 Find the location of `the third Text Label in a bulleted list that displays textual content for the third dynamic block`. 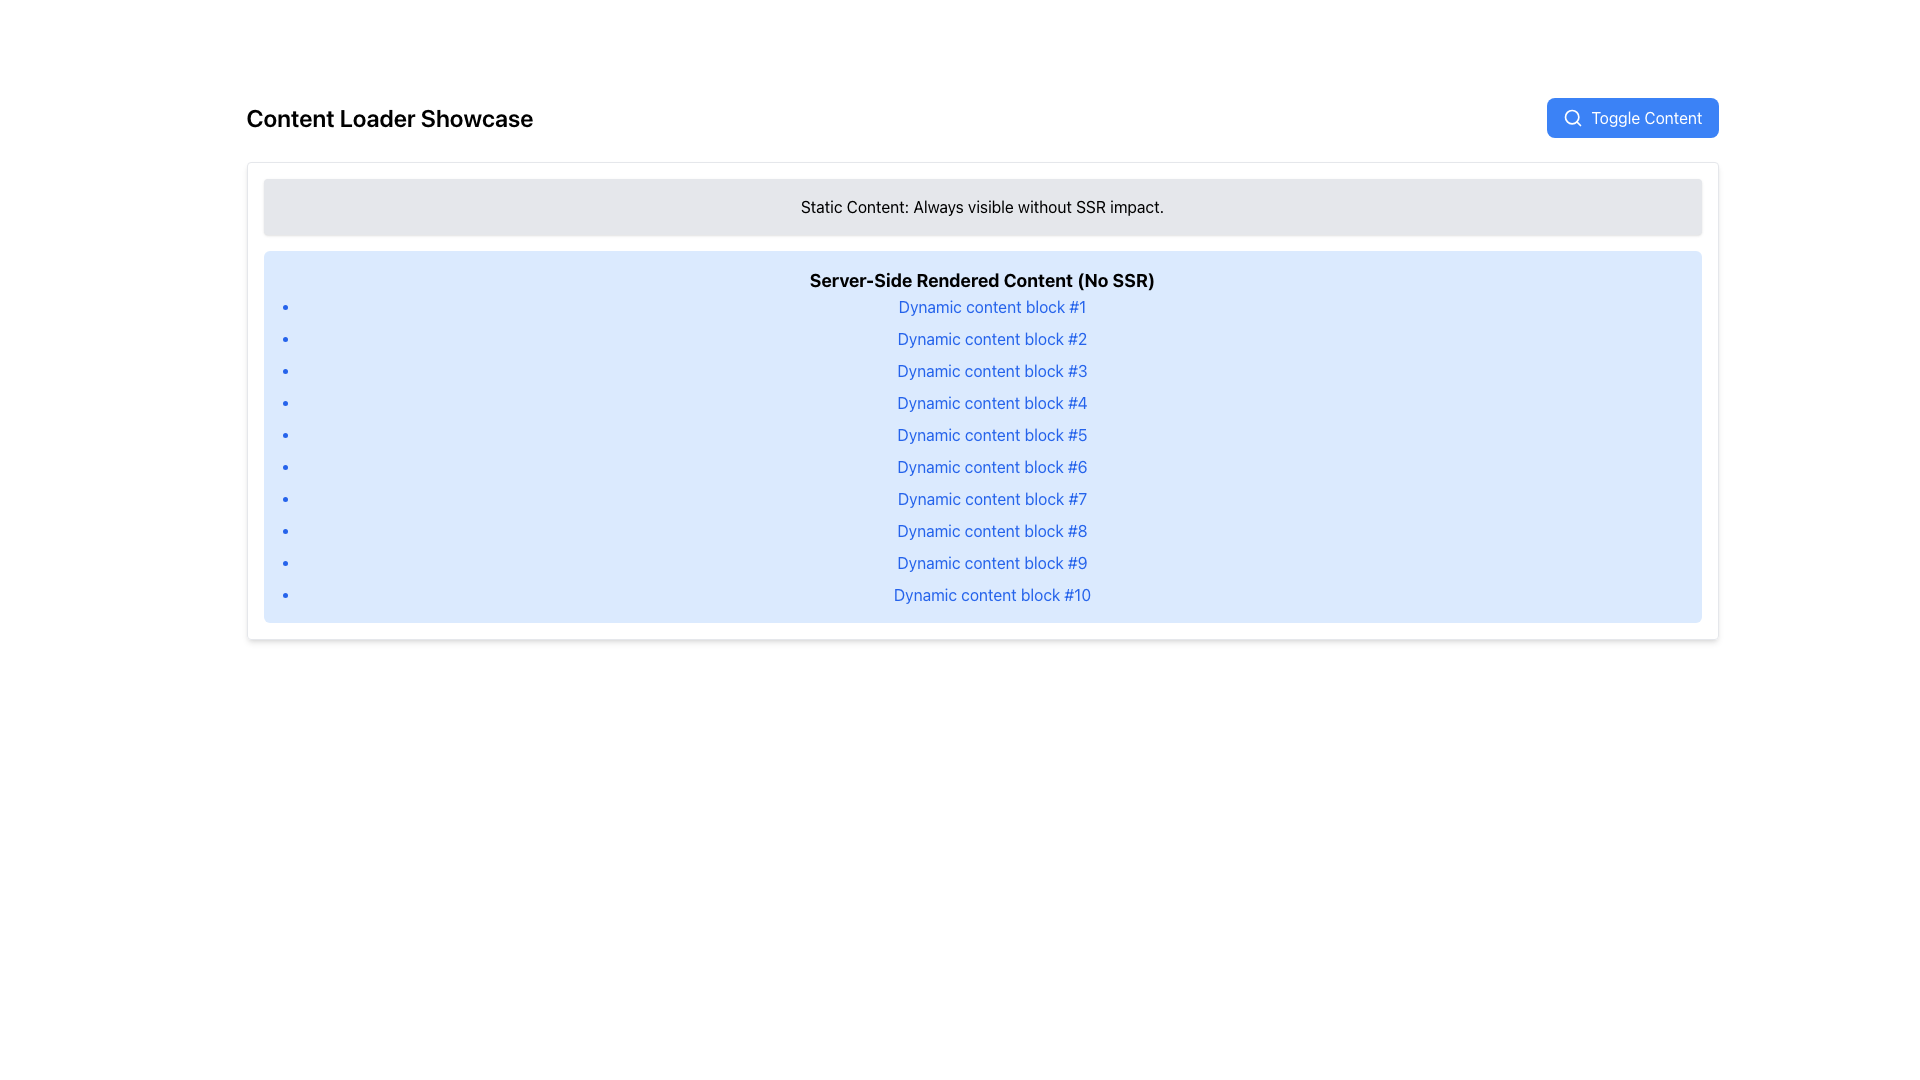

the third Text Label in a bulleted list that displays textual content for the third dynamic block is located at coordinates (992, 370).